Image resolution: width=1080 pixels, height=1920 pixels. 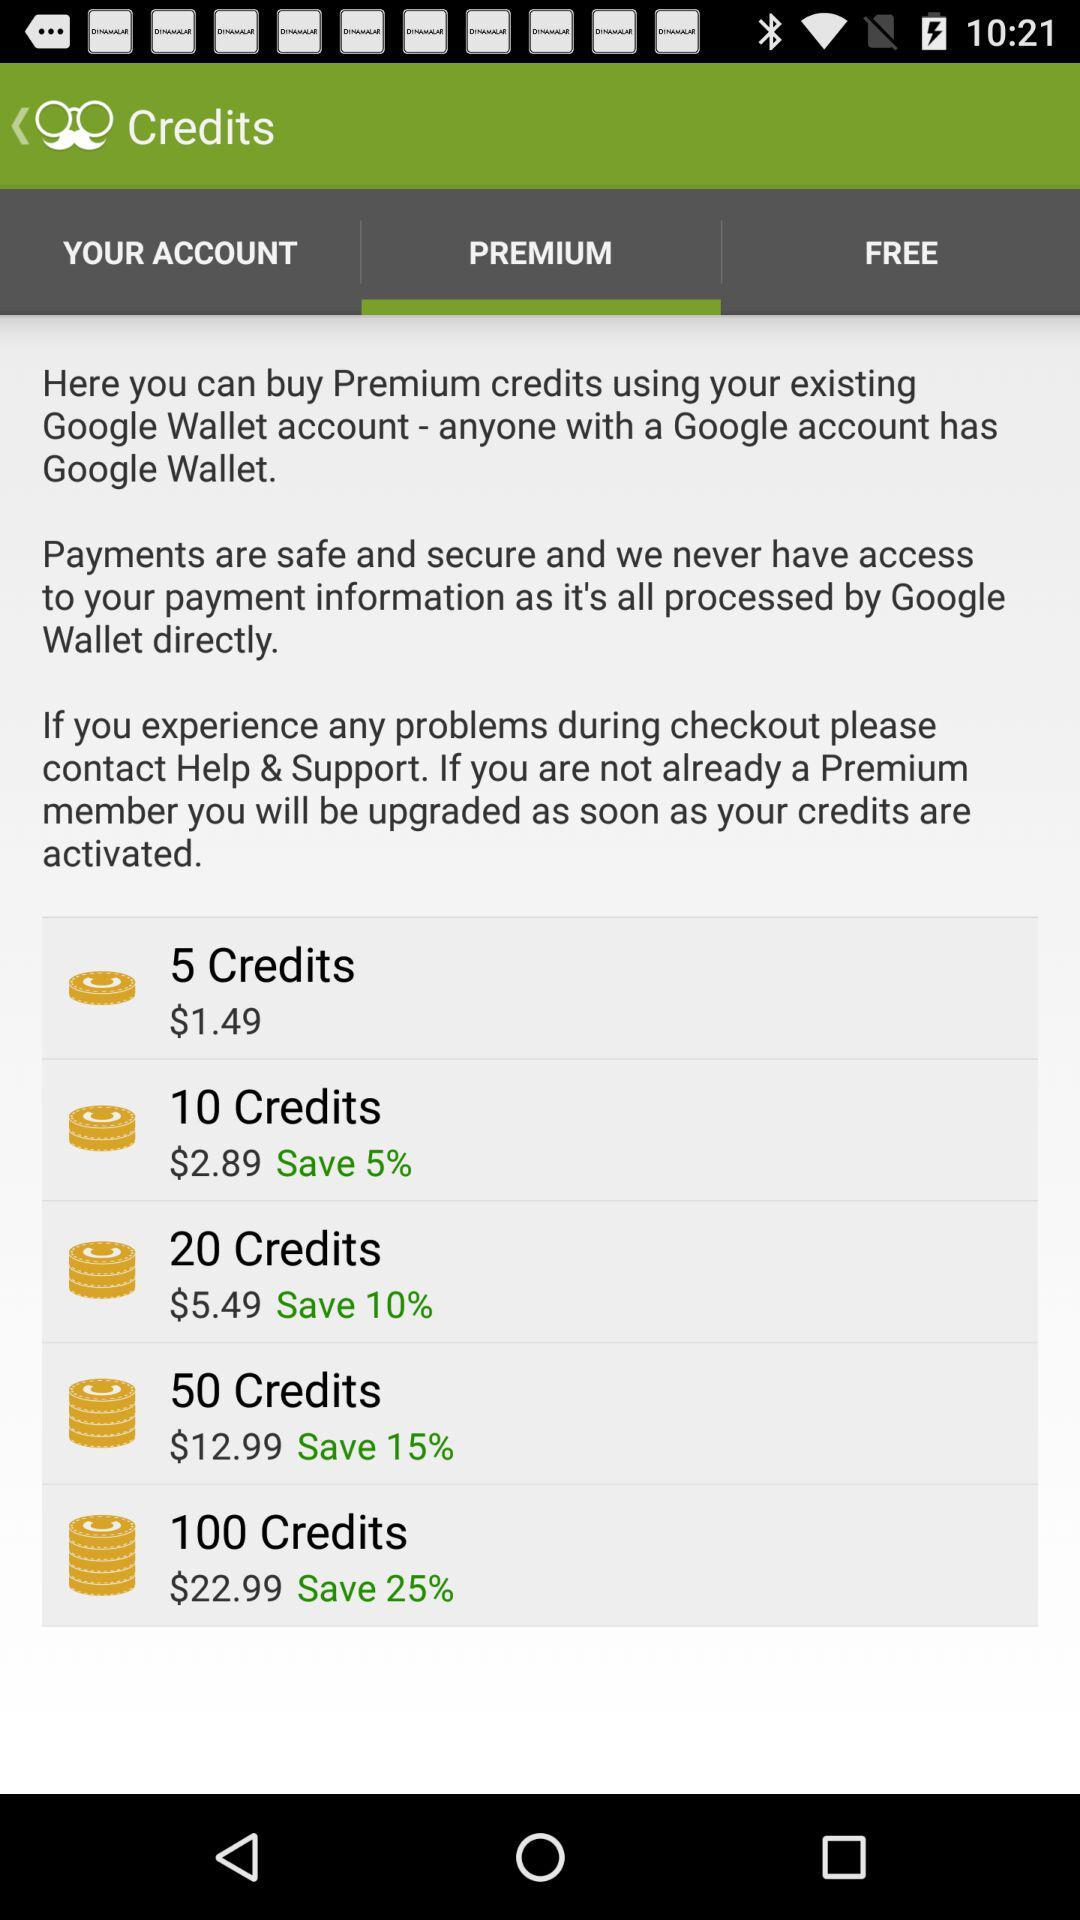 What do you see at coordinates (288, 1529) in the screenshot?
I see `the 100 credits item` at bounding box center [288, 1529].